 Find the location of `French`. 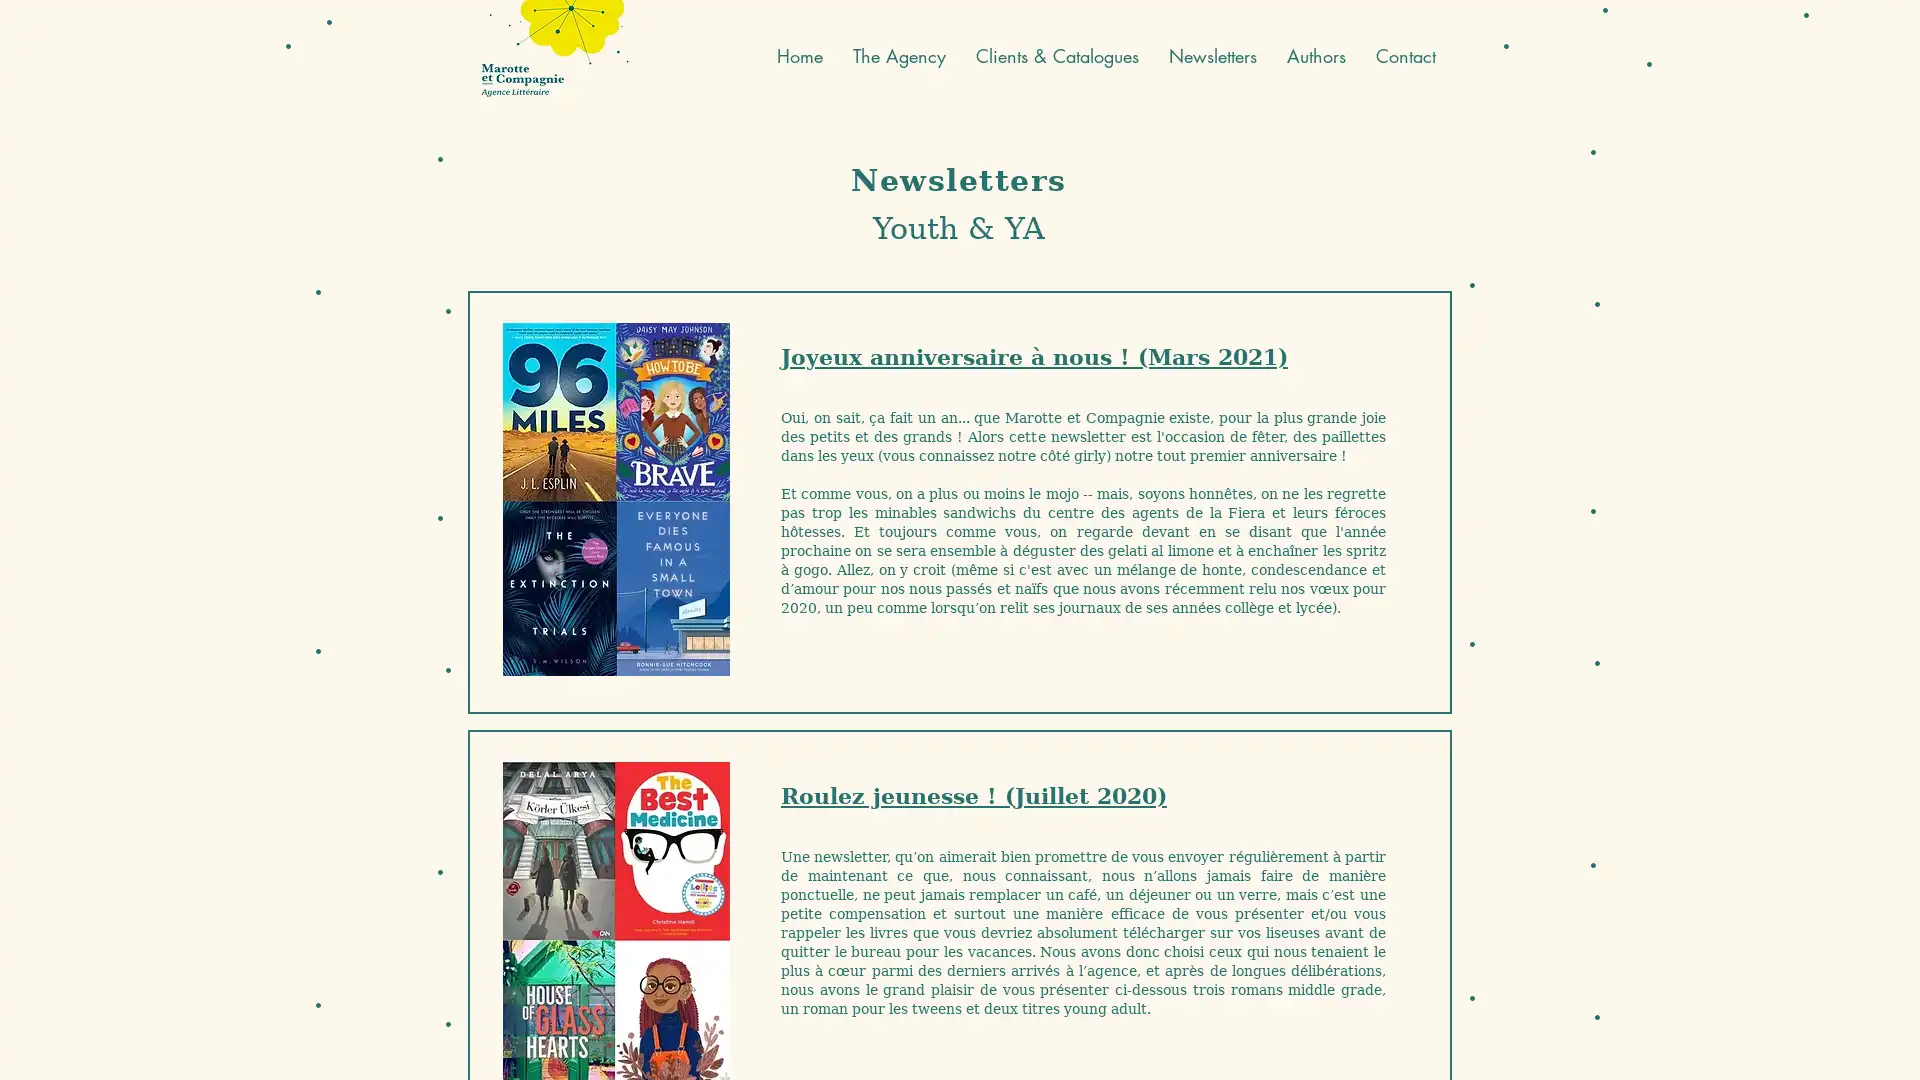

French is located at coordinates (667, 55).